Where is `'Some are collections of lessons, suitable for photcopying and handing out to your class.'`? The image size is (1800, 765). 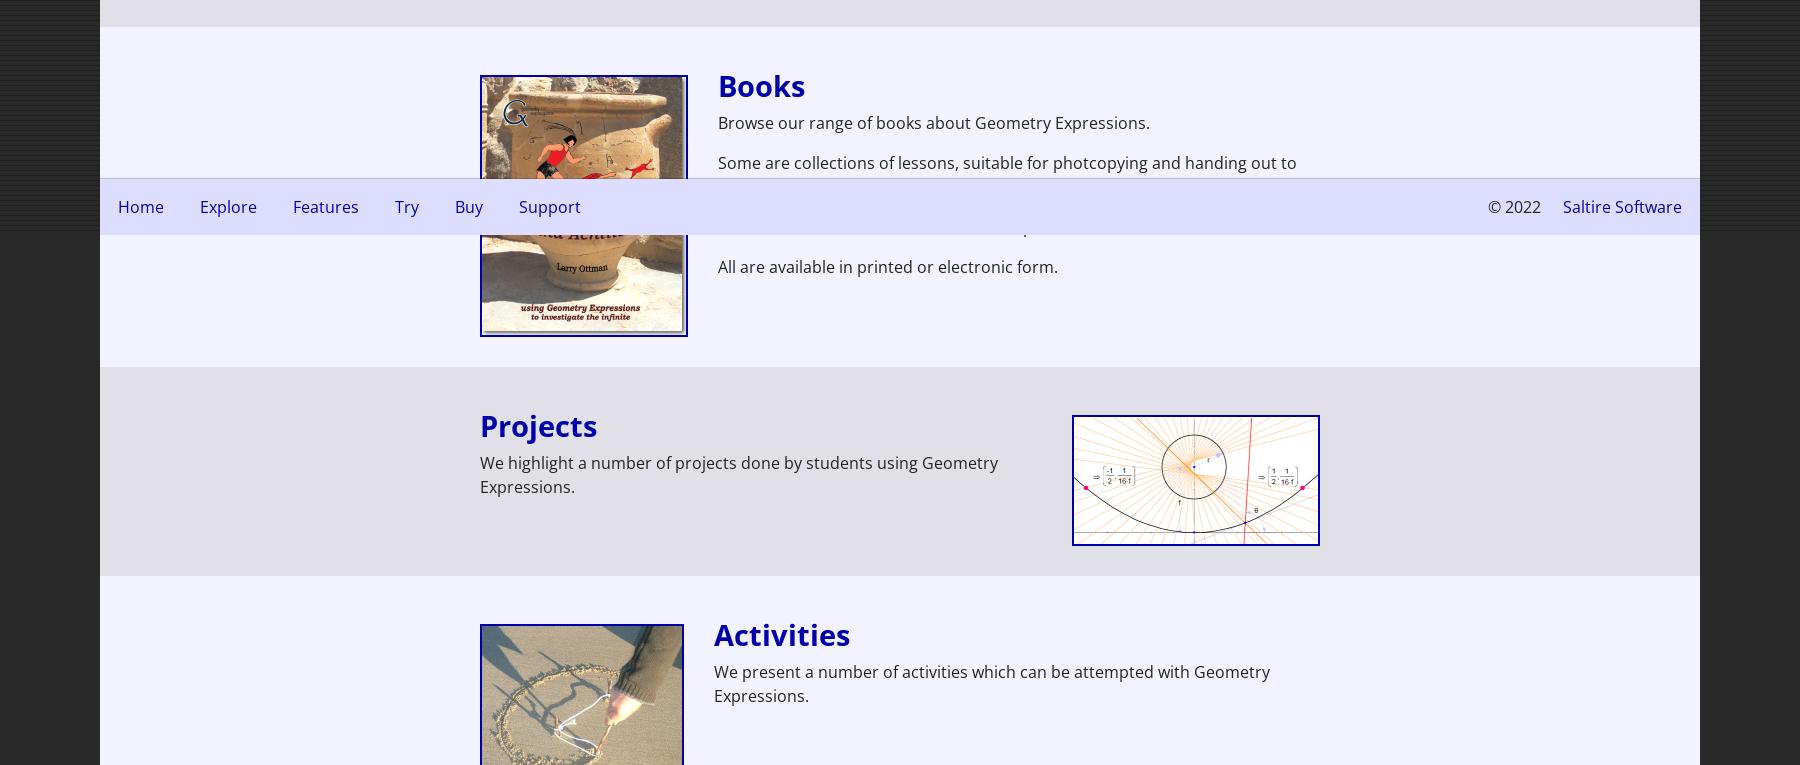
'Some are collections of lessons, suitable for photcopying and handing out to your class.' is located at coordinates (1006, 173).